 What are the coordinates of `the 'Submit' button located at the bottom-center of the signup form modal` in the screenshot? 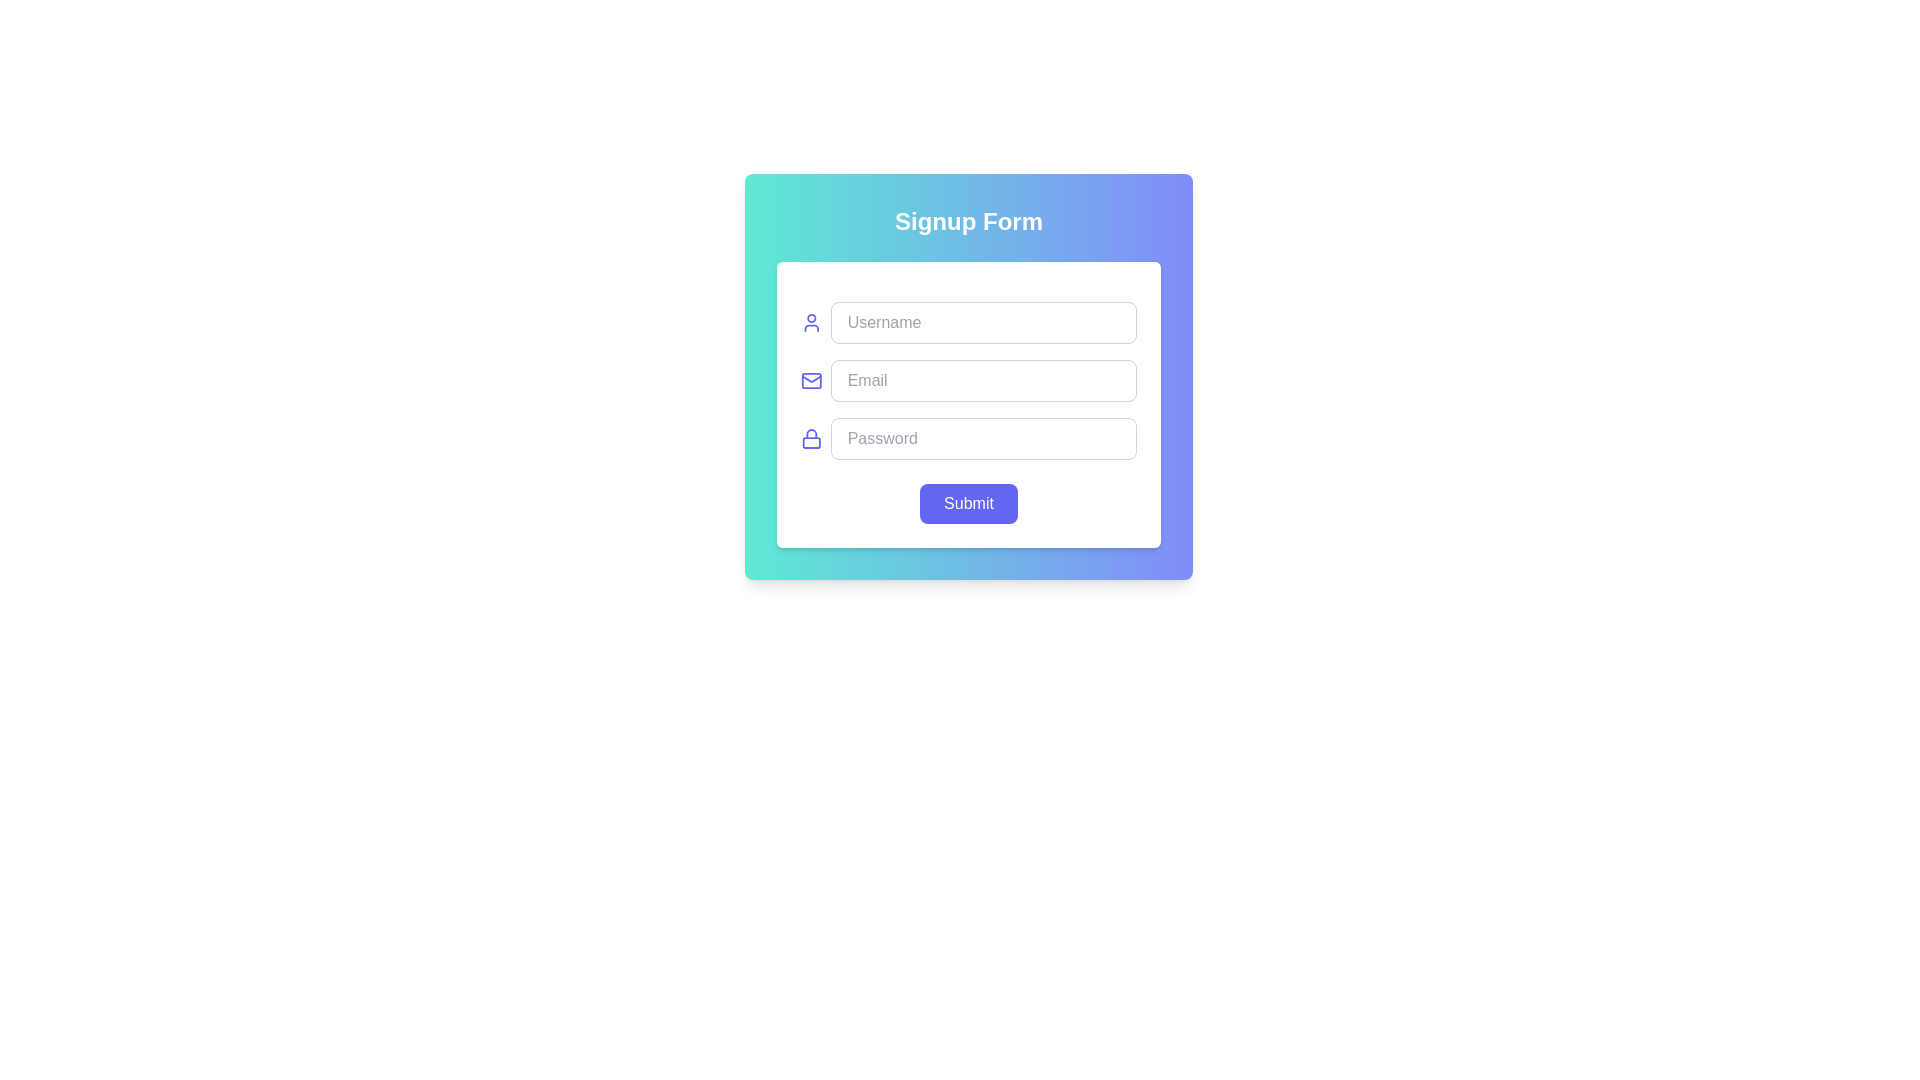 It's located at (969, 503).